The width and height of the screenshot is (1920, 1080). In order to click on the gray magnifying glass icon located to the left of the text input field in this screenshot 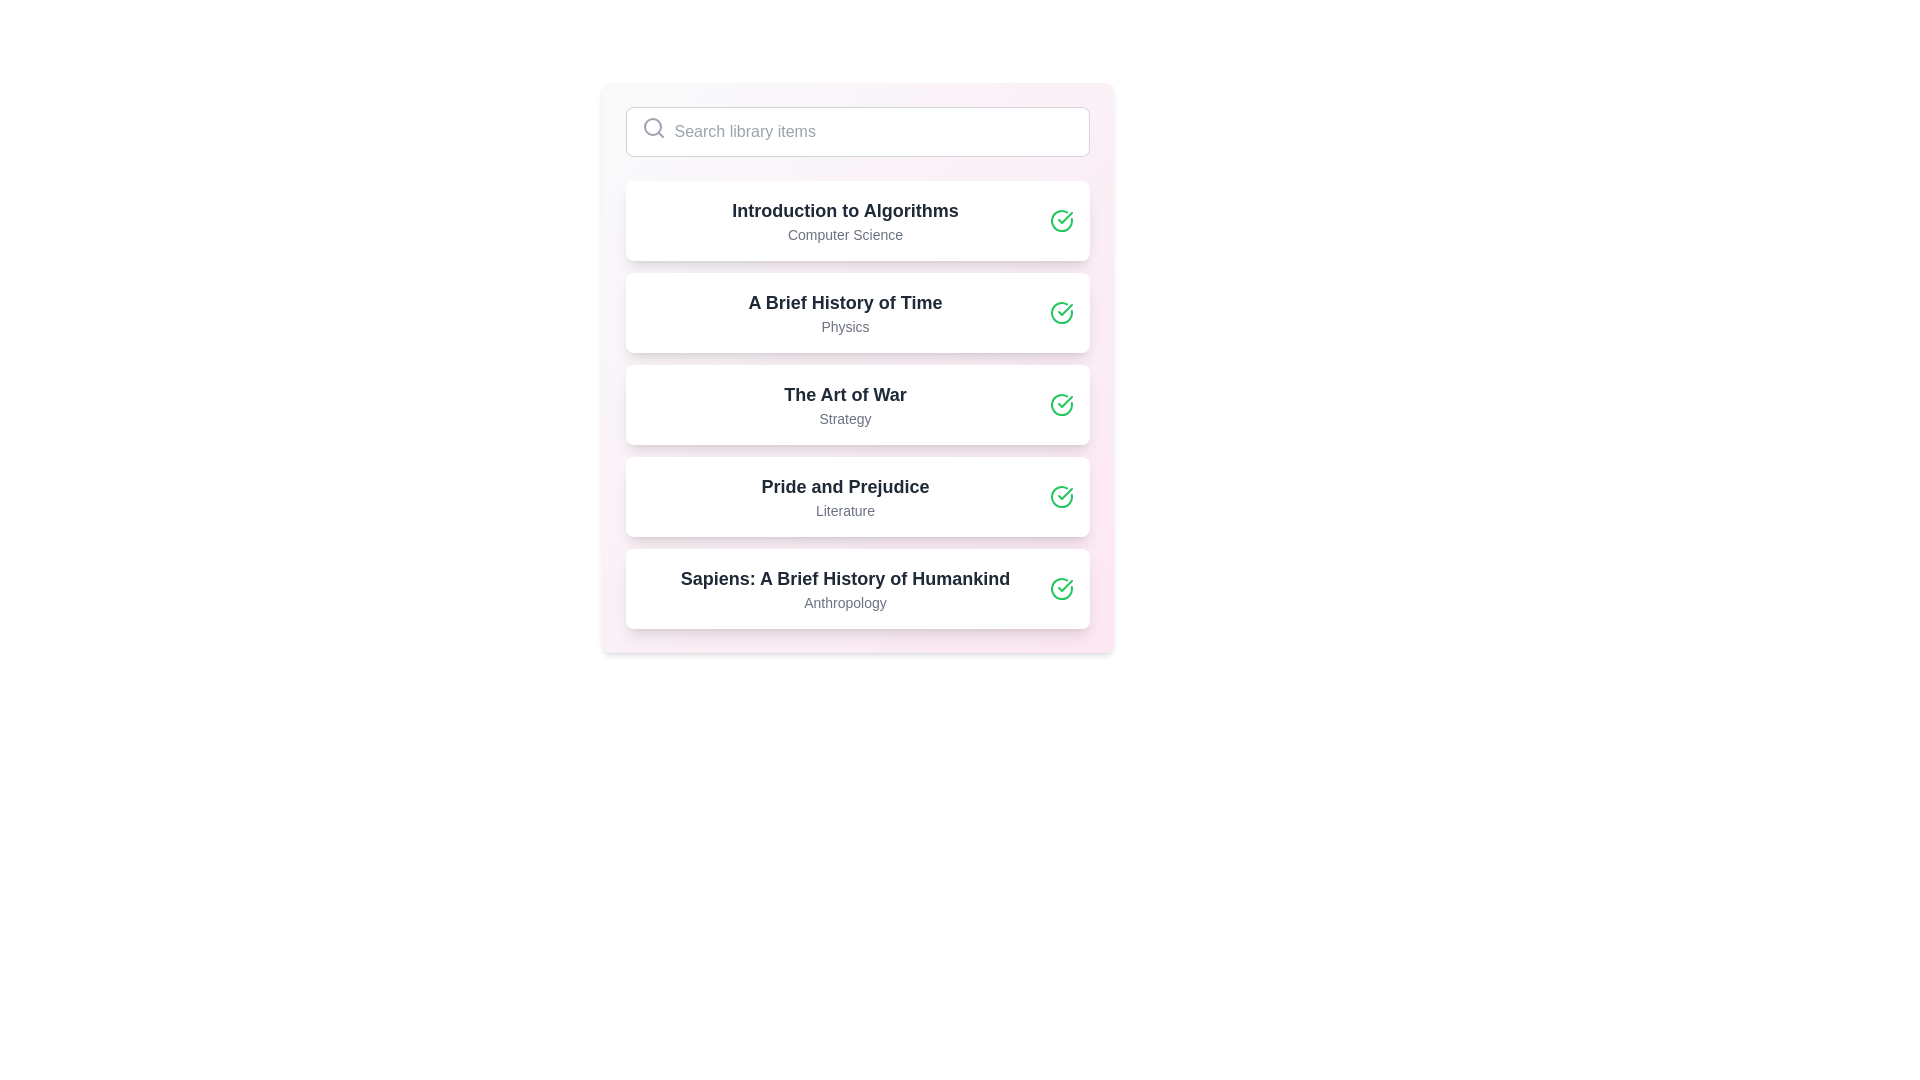, I will do `click(653, 127)`.